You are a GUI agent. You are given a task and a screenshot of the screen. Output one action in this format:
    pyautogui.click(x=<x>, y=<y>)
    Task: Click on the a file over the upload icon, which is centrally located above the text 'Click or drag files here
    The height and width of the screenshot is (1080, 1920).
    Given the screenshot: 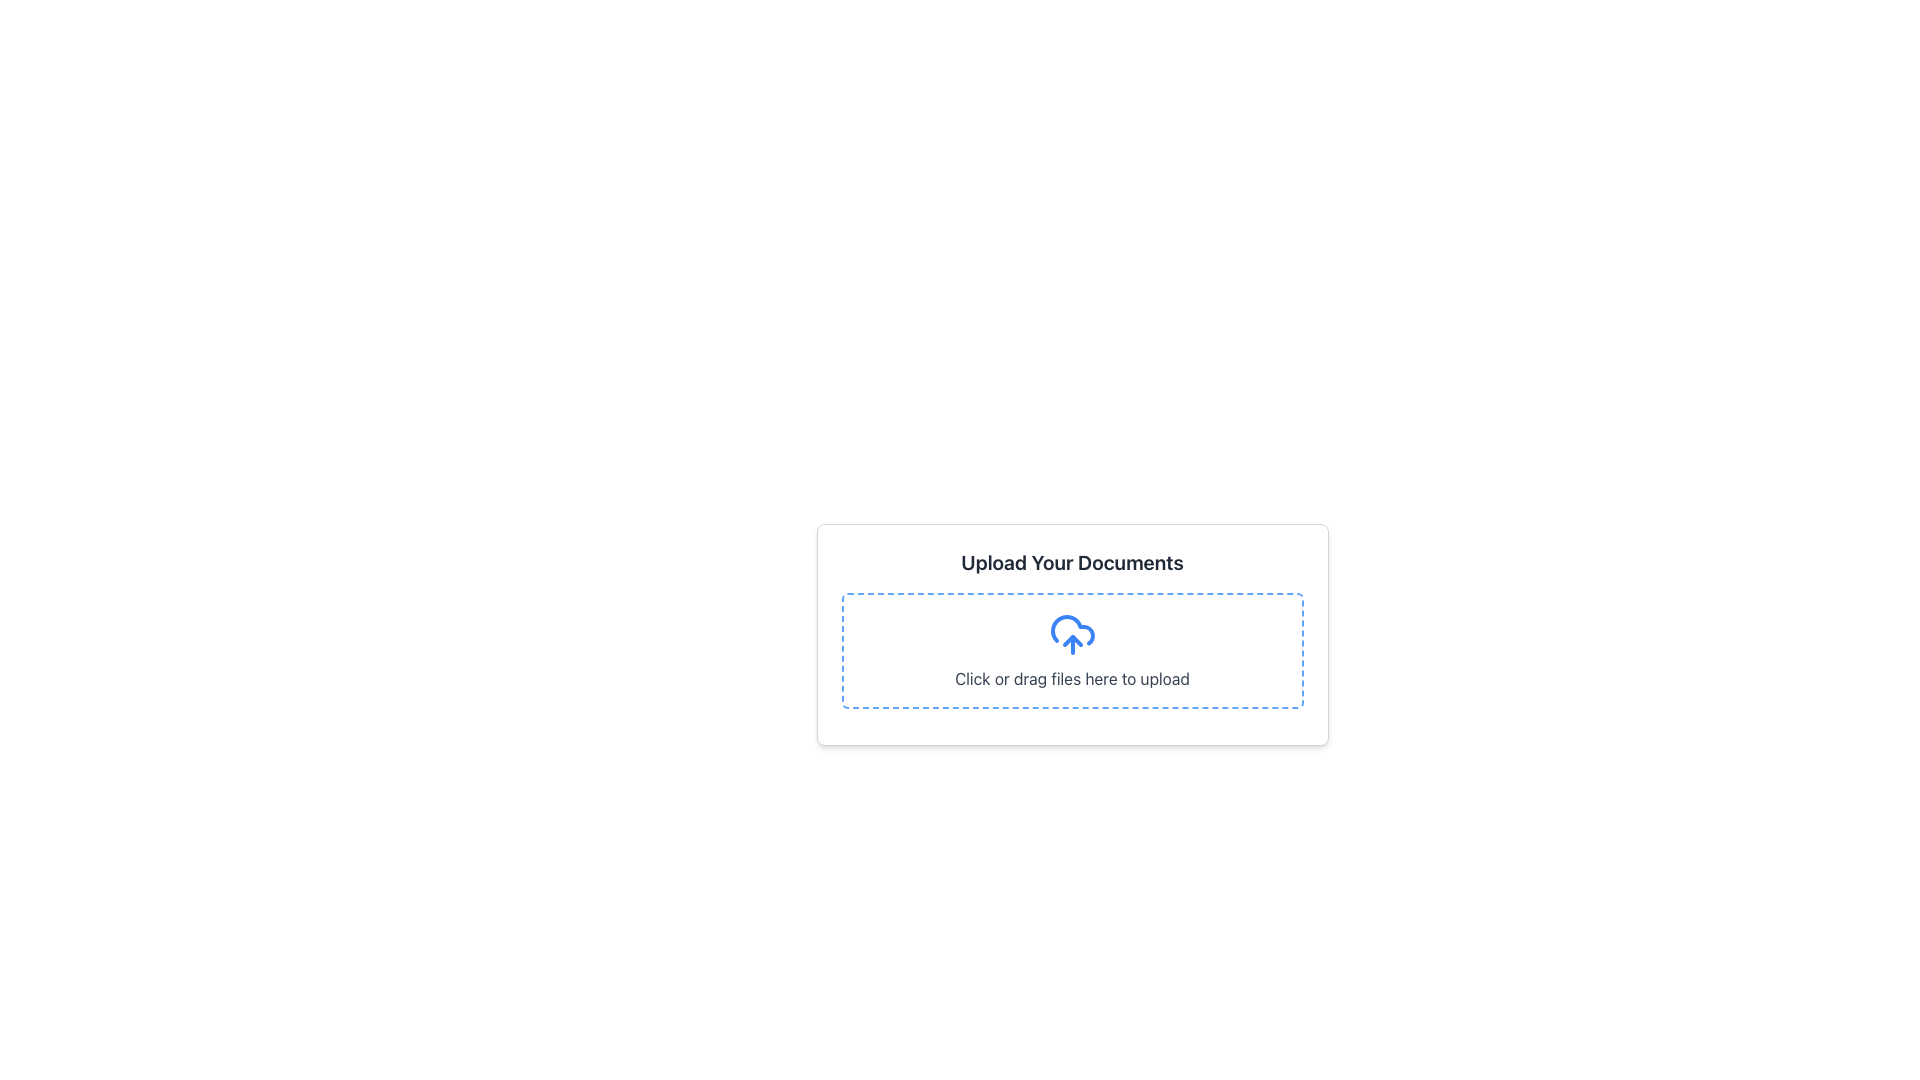 What is the action you would take?
    pyautogui.click(x=1071, y=635)
    